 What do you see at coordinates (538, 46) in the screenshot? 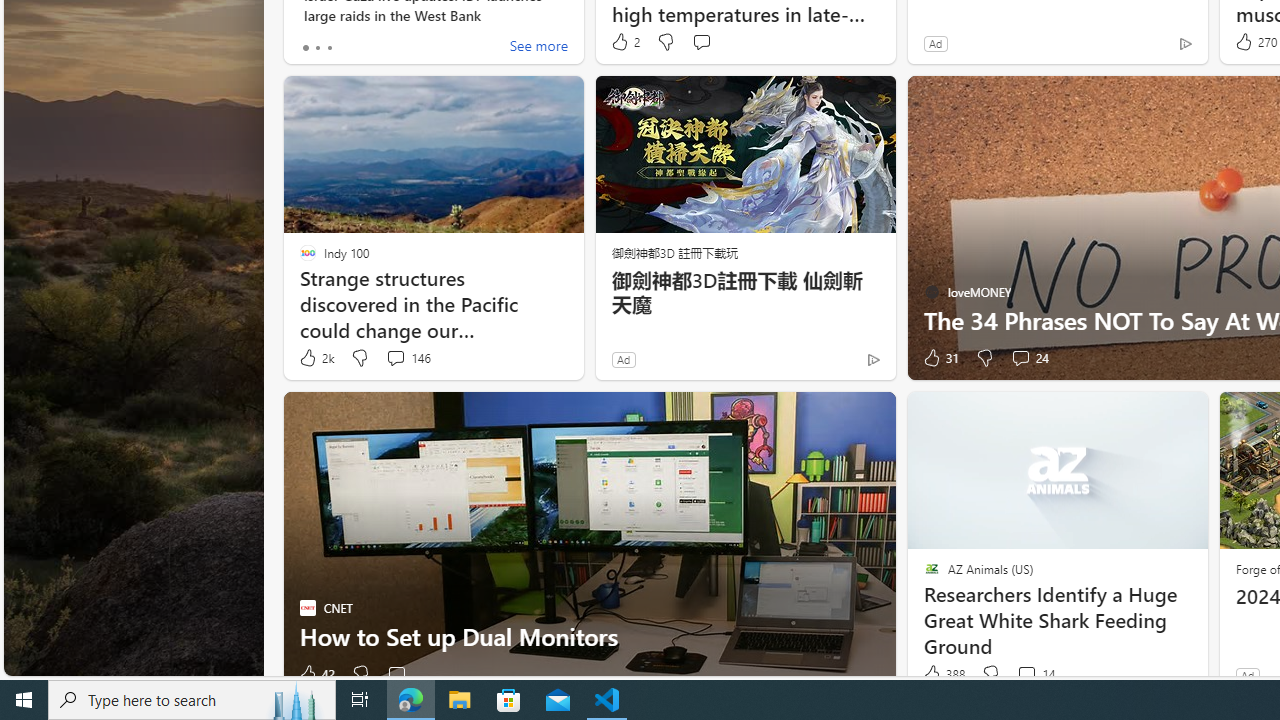
I see `'See more'` at bounding box center [538, 46].